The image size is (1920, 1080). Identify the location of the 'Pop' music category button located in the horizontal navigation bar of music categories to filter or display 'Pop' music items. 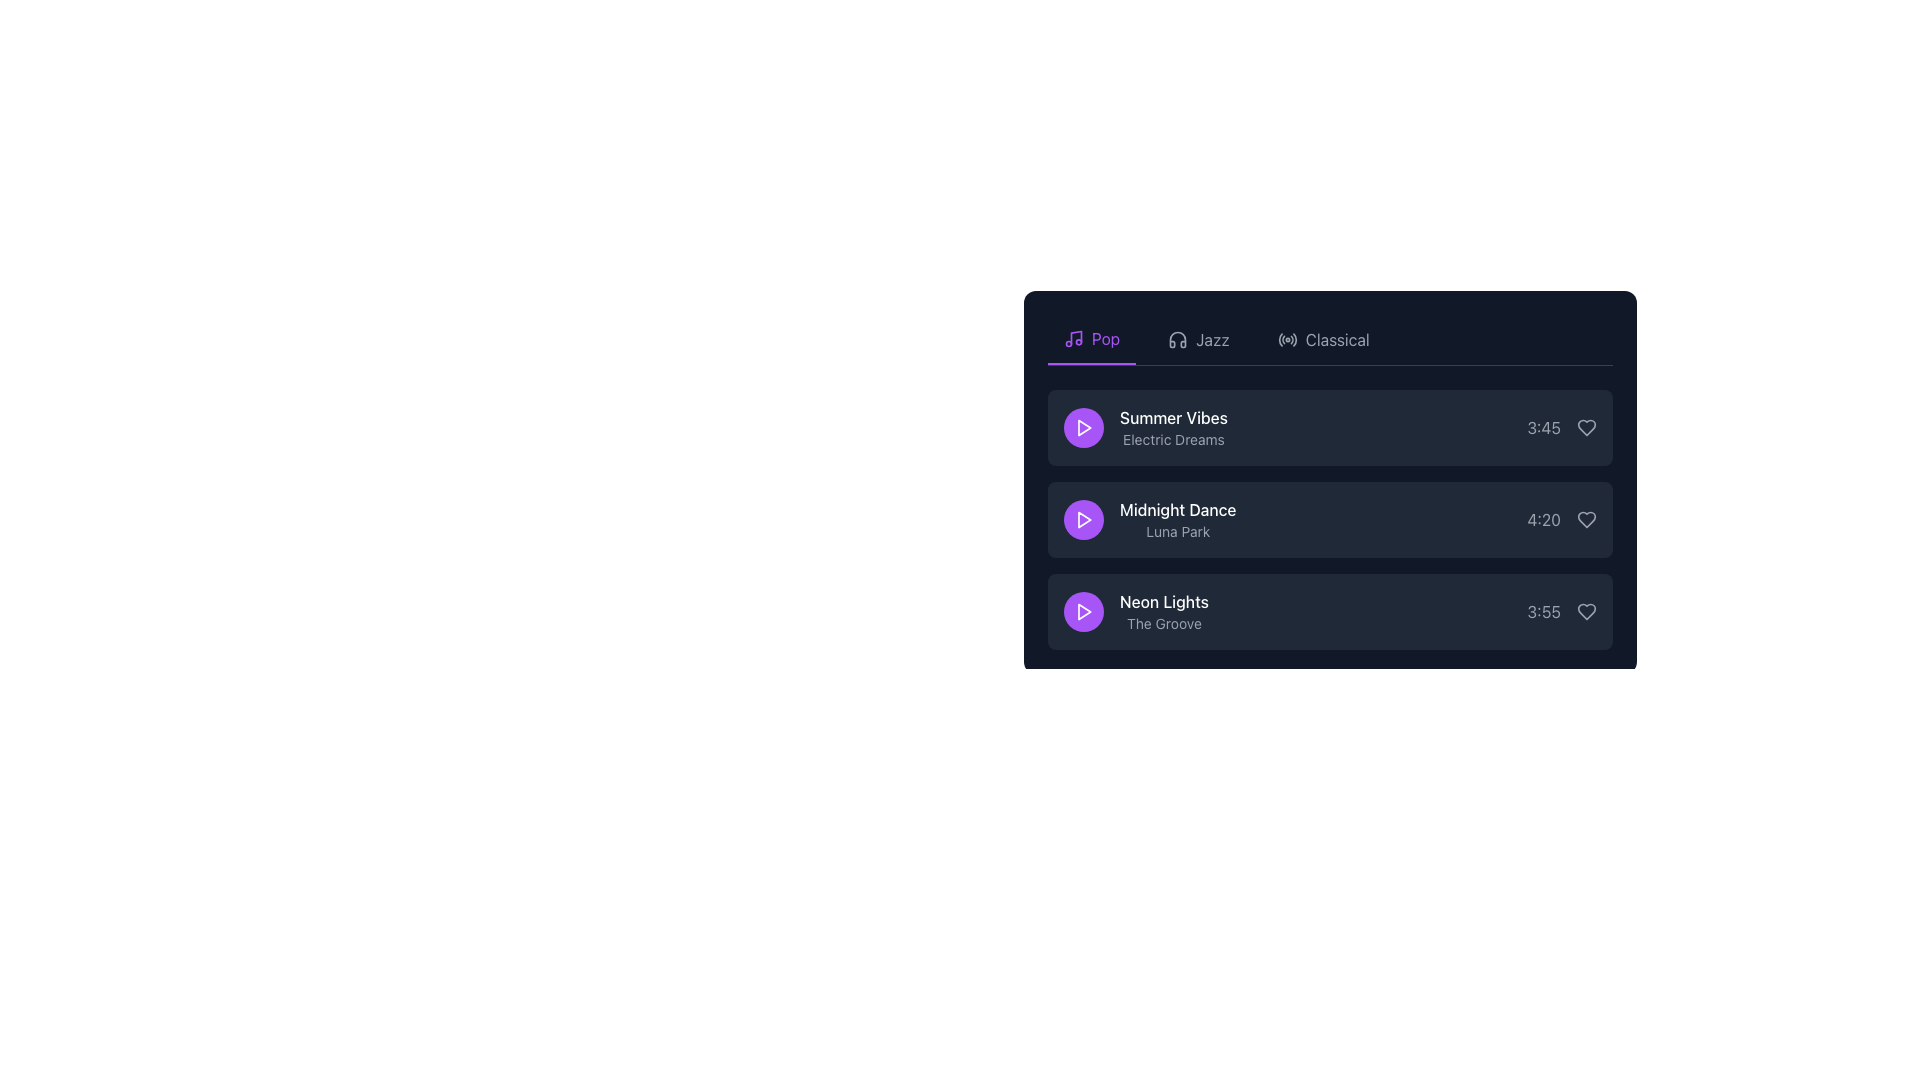
(1091, 338).